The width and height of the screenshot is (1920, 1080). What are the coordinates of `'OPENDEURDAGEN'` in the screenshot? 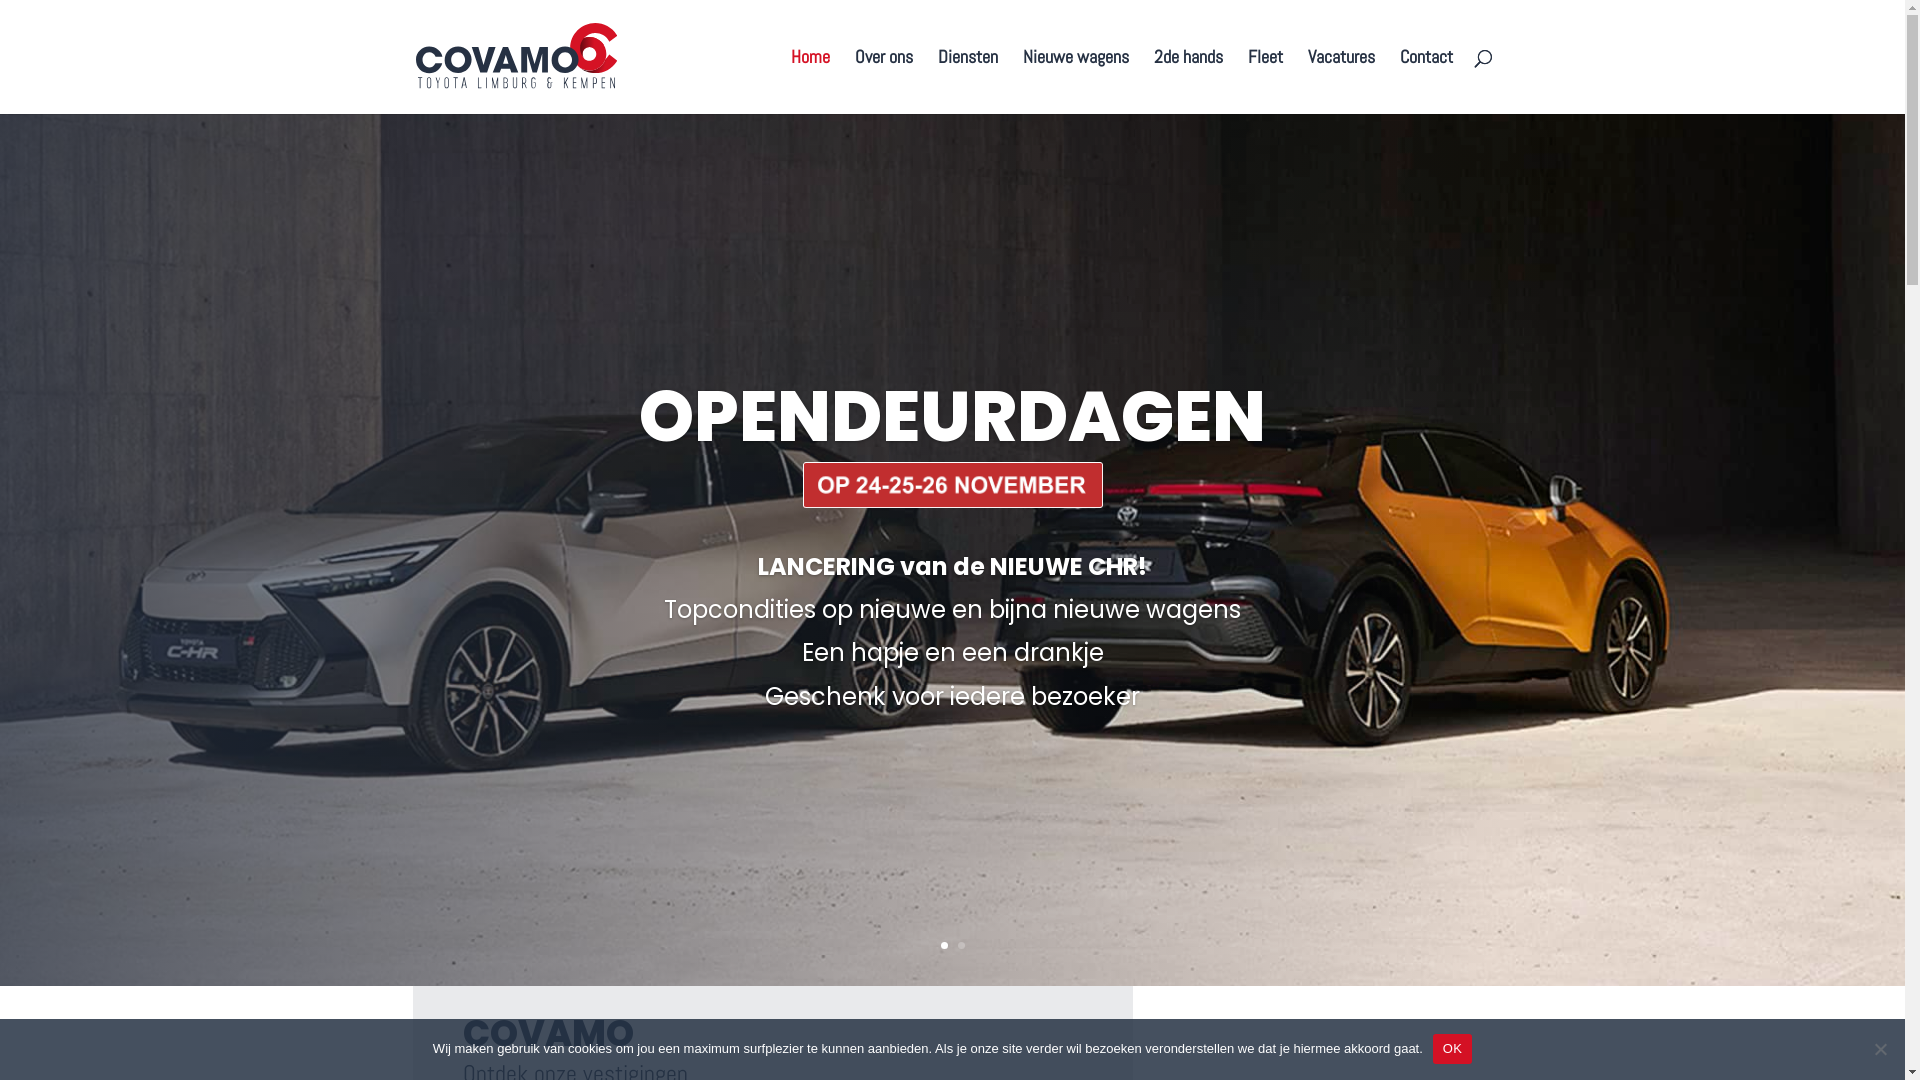 It's located at (951, 415).